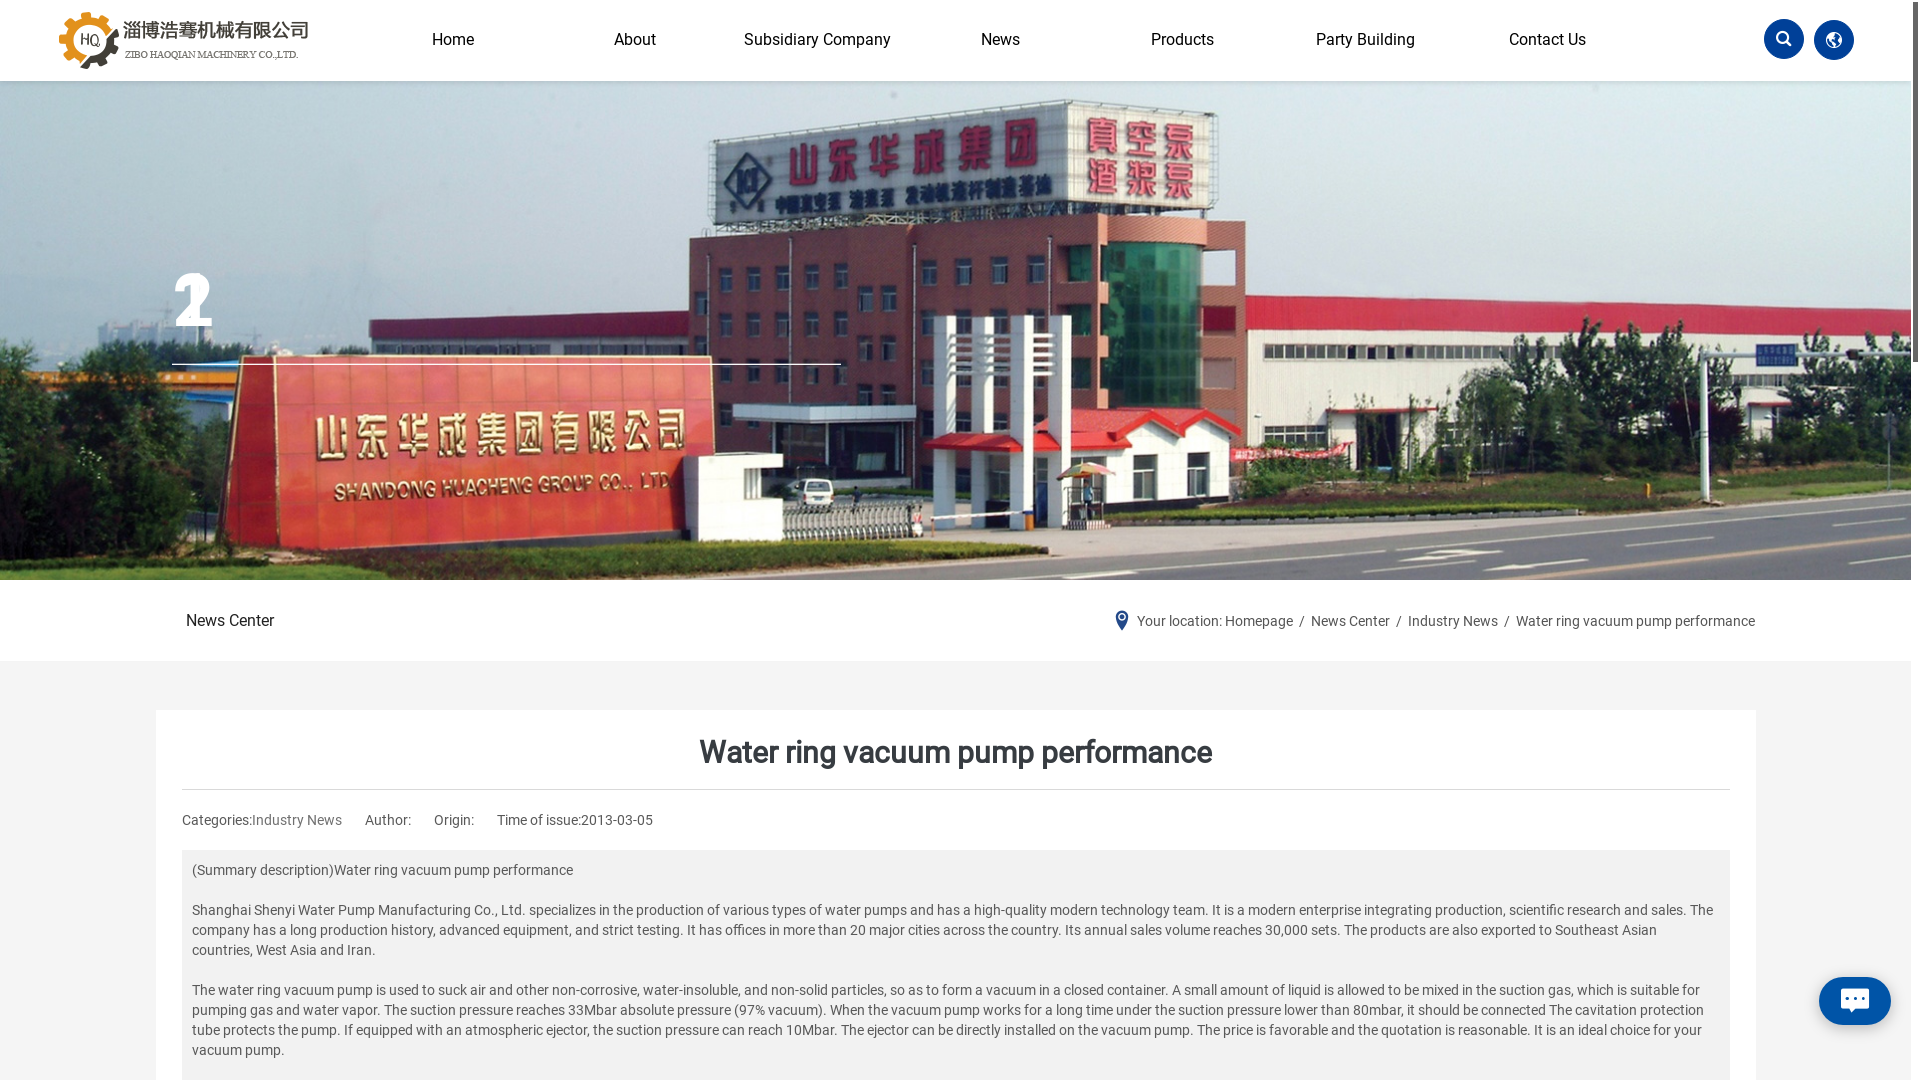 The width and height of the screenshot is (1920, 1080). I want to click on 'Homepage', so click(1257, 620).